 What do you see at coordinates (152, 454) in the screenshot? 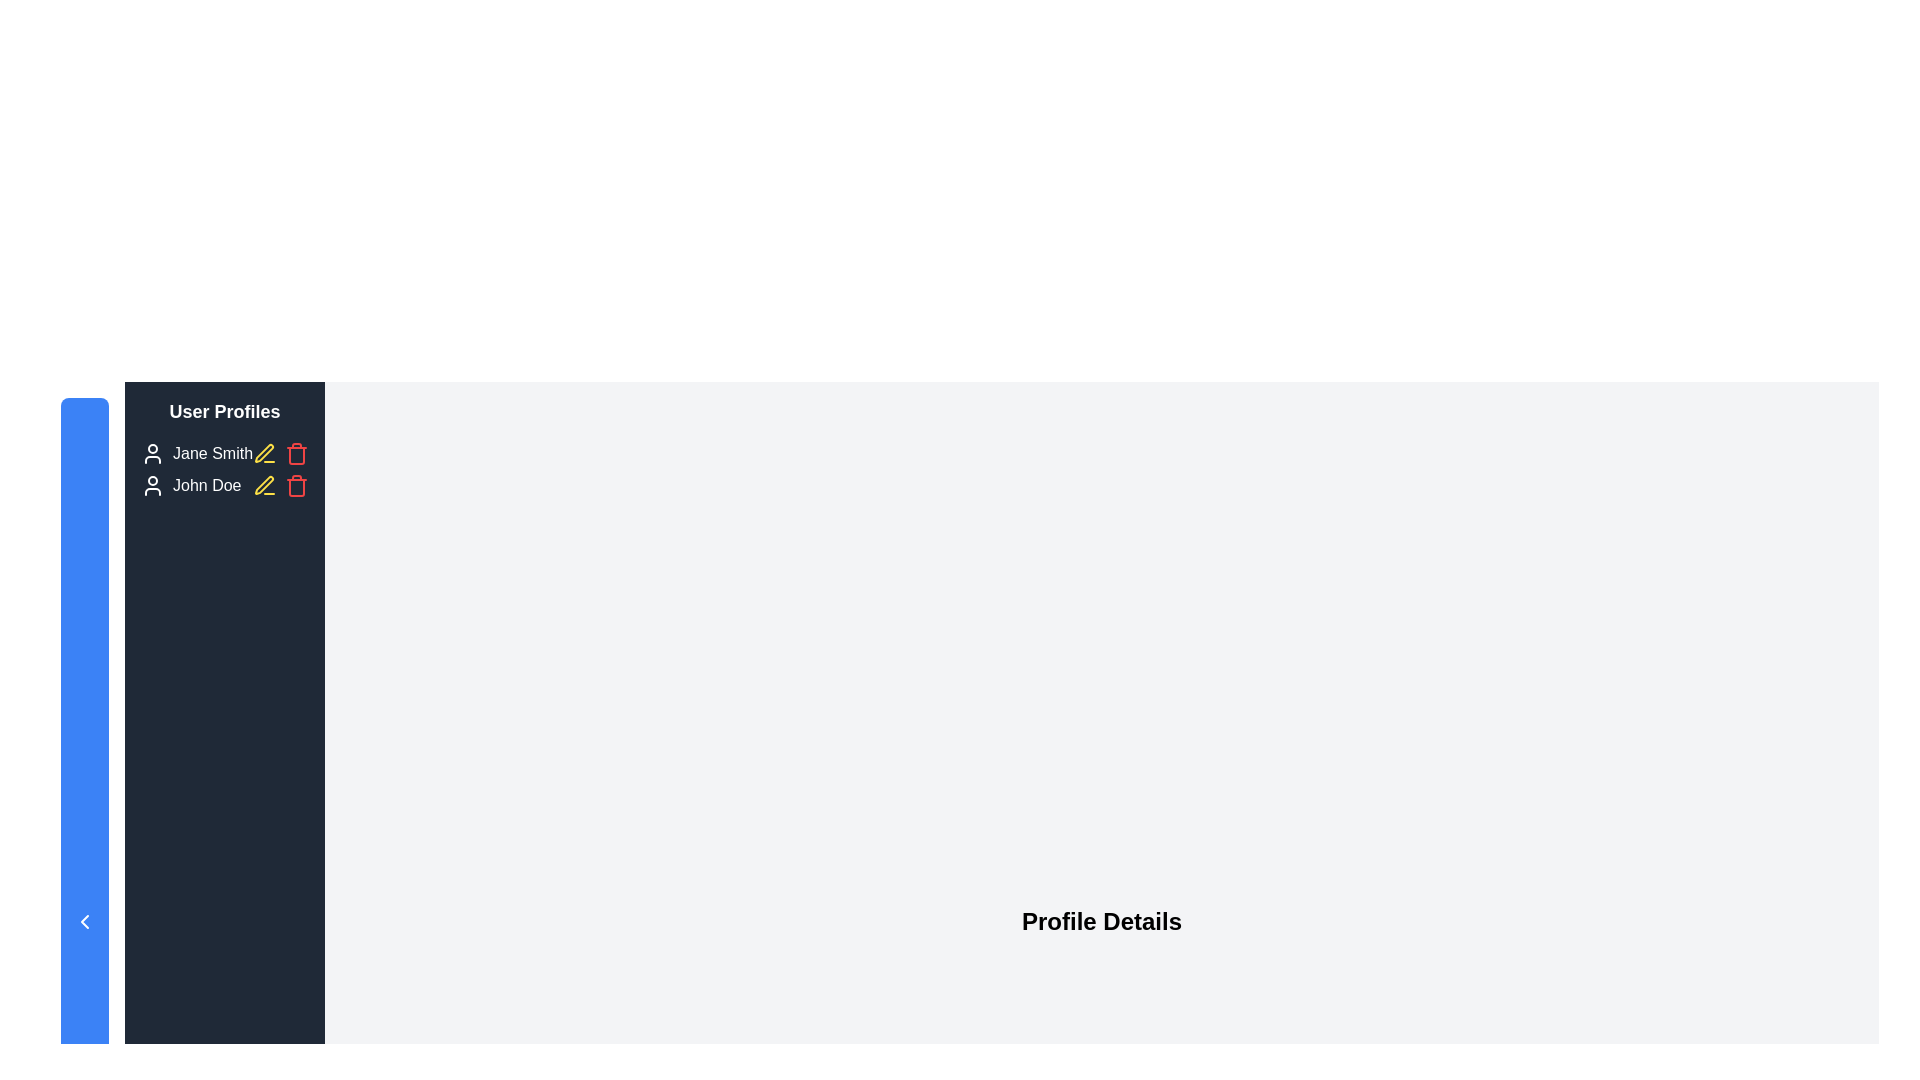
I see `the Decorative icon, which is a user icon shaped like a person silhouette with a circular head and shoulders, styled with a white outline on a dark background, located adjacent to the text 'Jane Smith' in the user list section` at bounding box center [152, 454].